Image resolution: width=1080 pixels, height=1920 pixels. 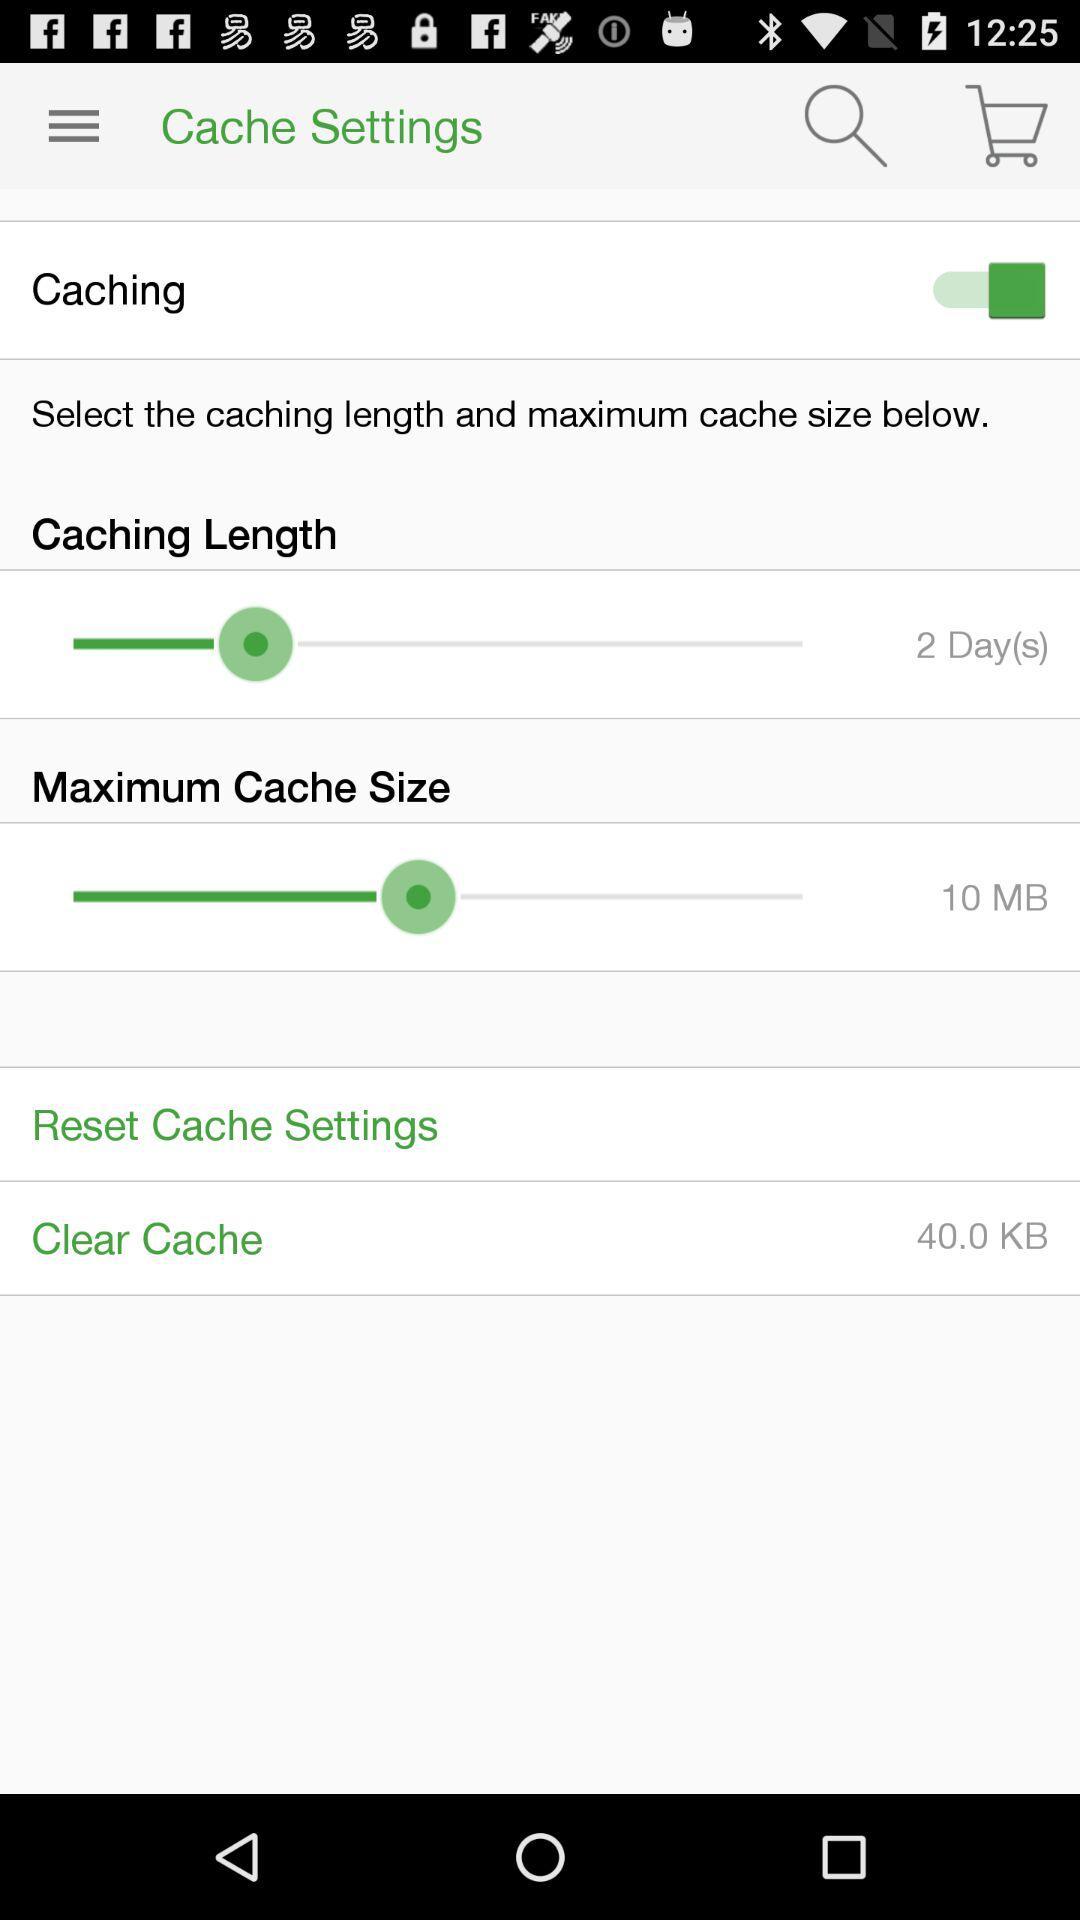 I want to click on icon next to the caching item, so click(x=984, y=289).